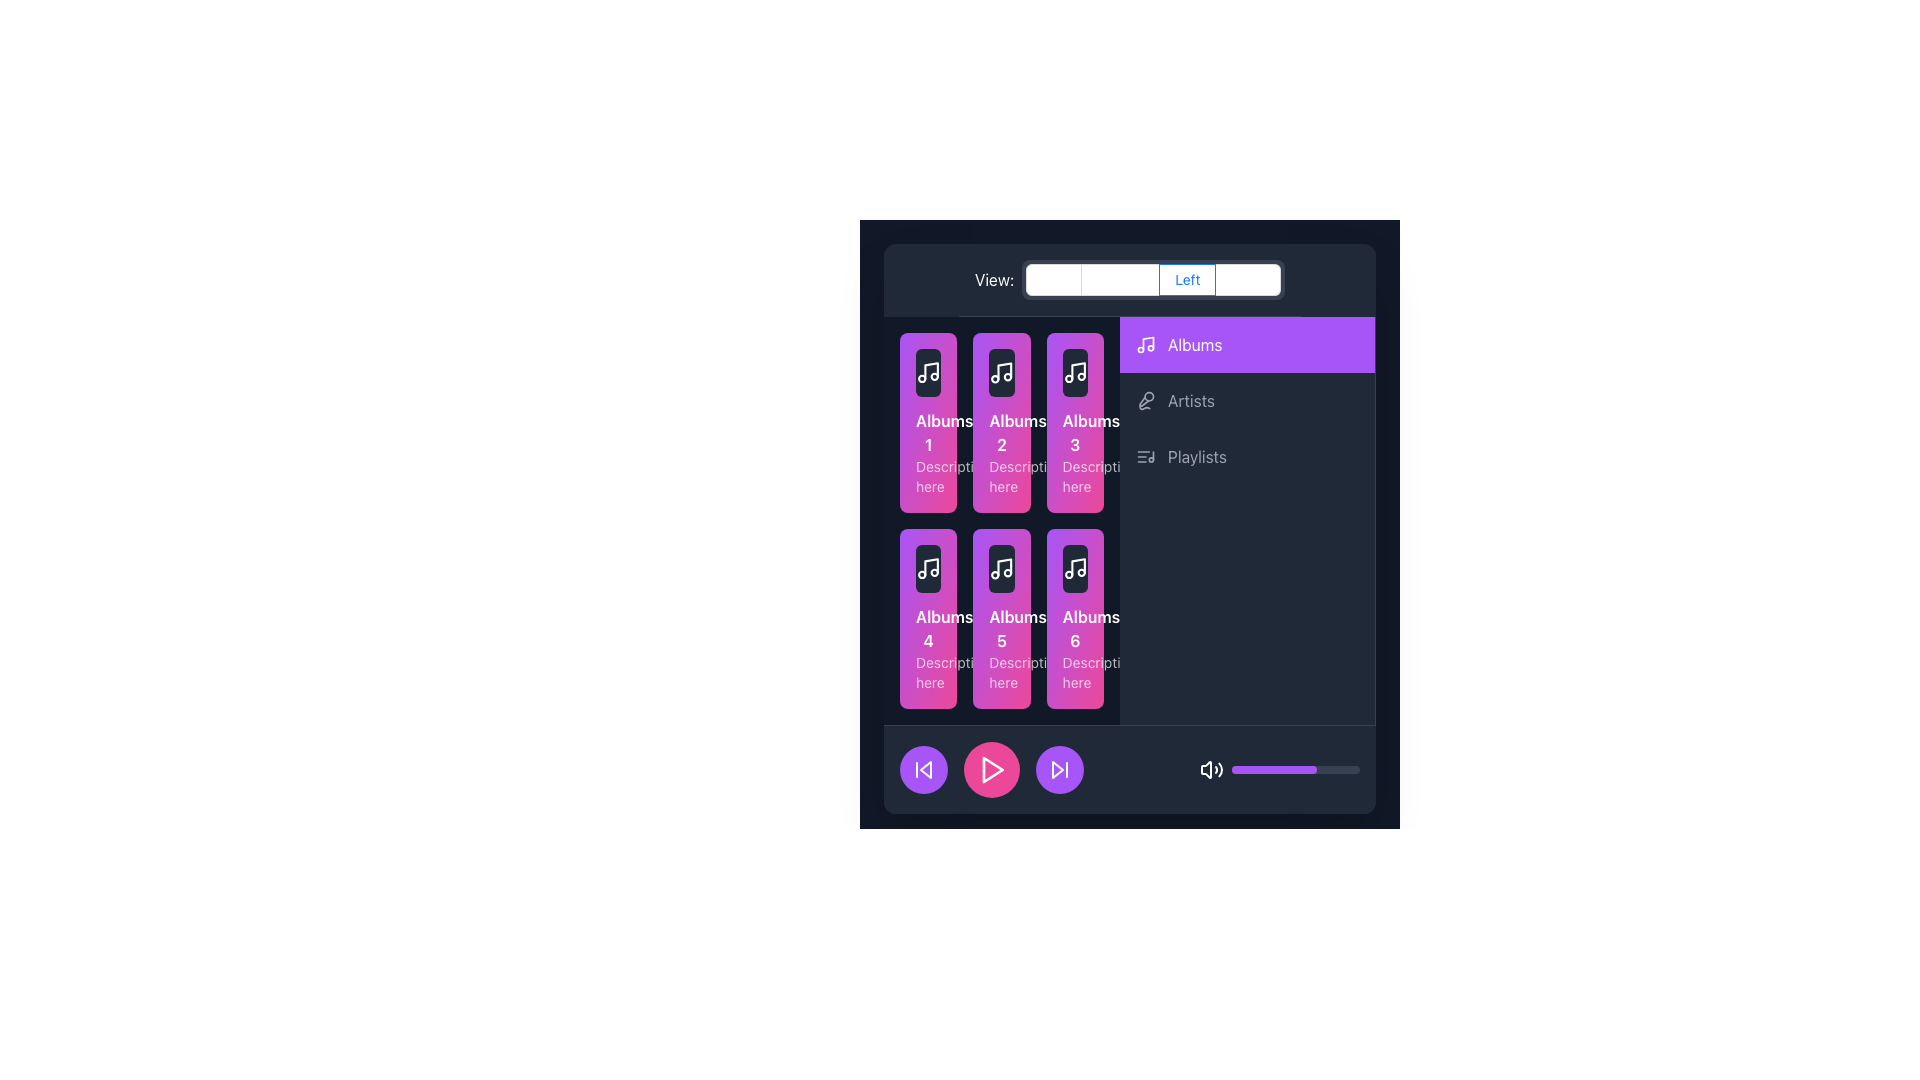 The height and width of the screenshot is (1080, 1920). What do you see at coordinates (927, 617) in the screenshot?
I see `the interactive card representing an album located in the second row first column of the grid` at bounding box center [927, 617].